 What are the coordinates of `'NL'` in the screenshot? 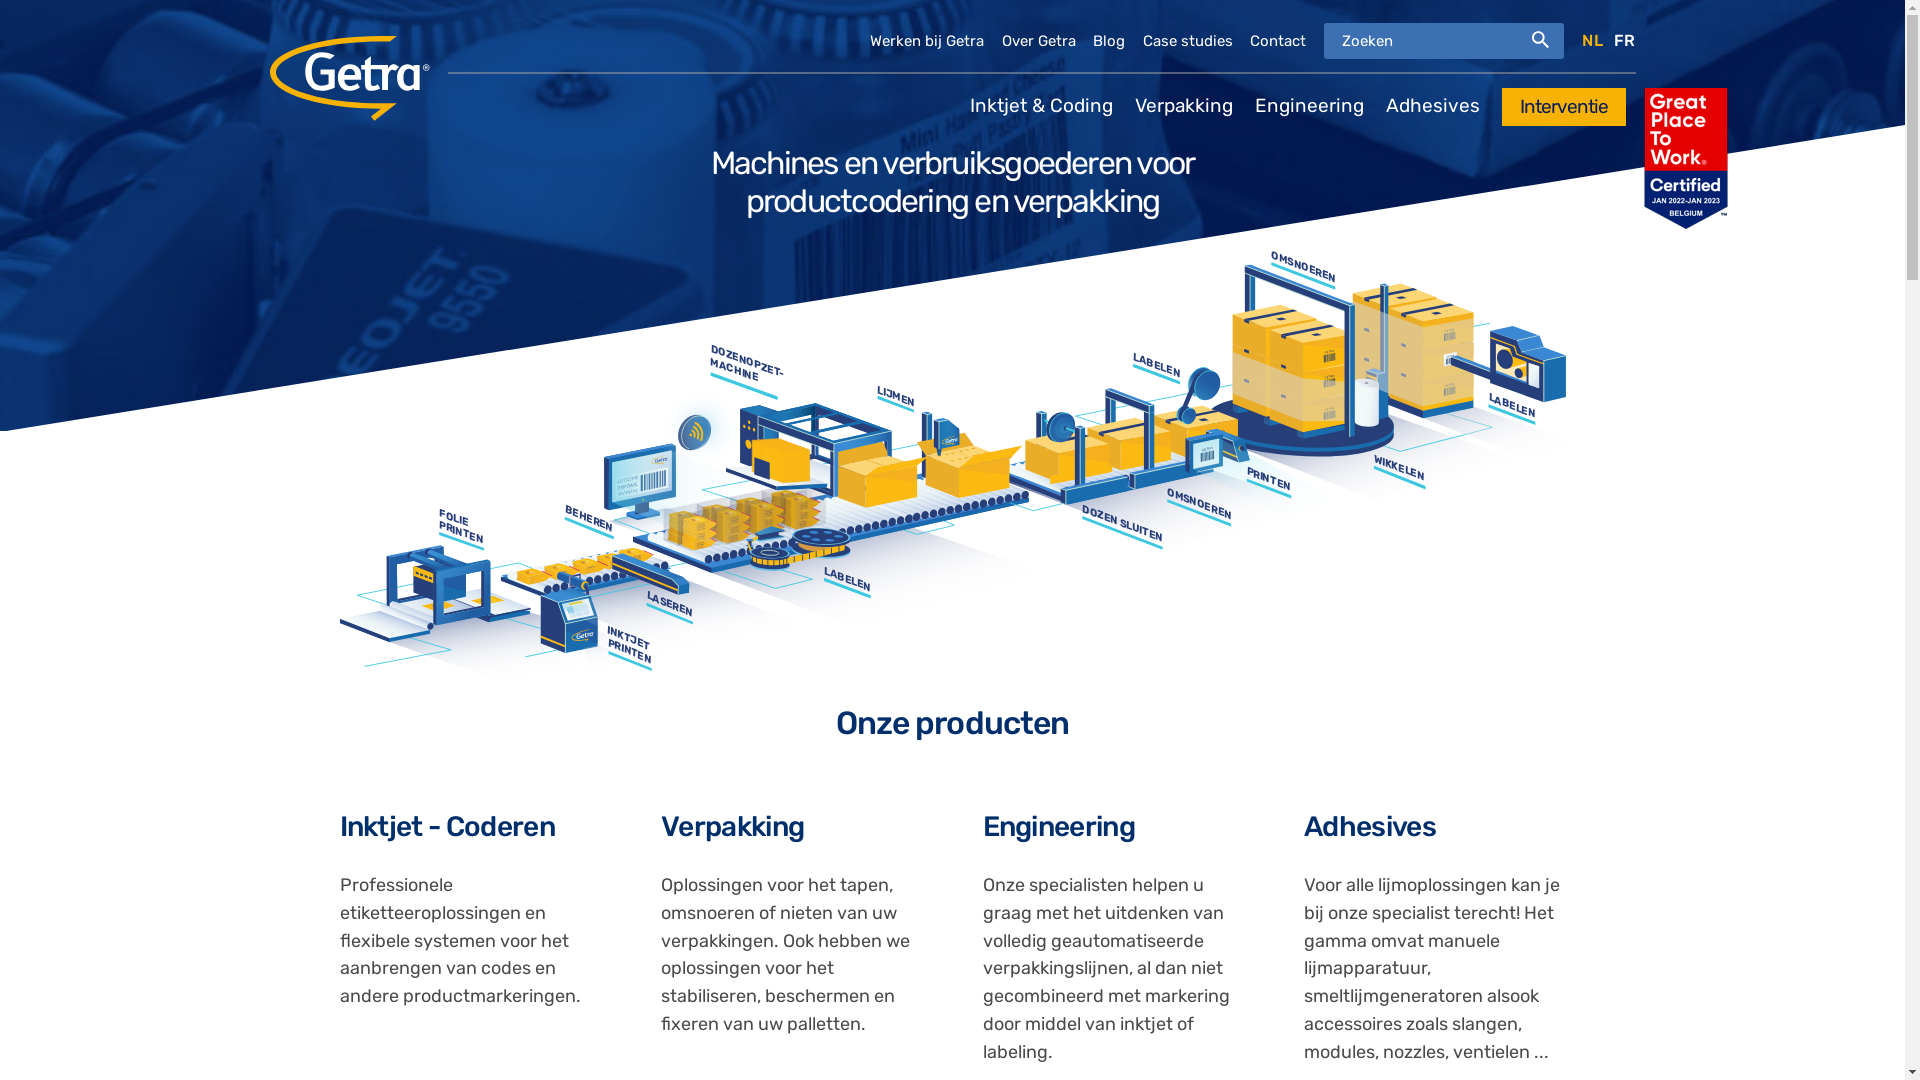 It's located at (1591, 40).